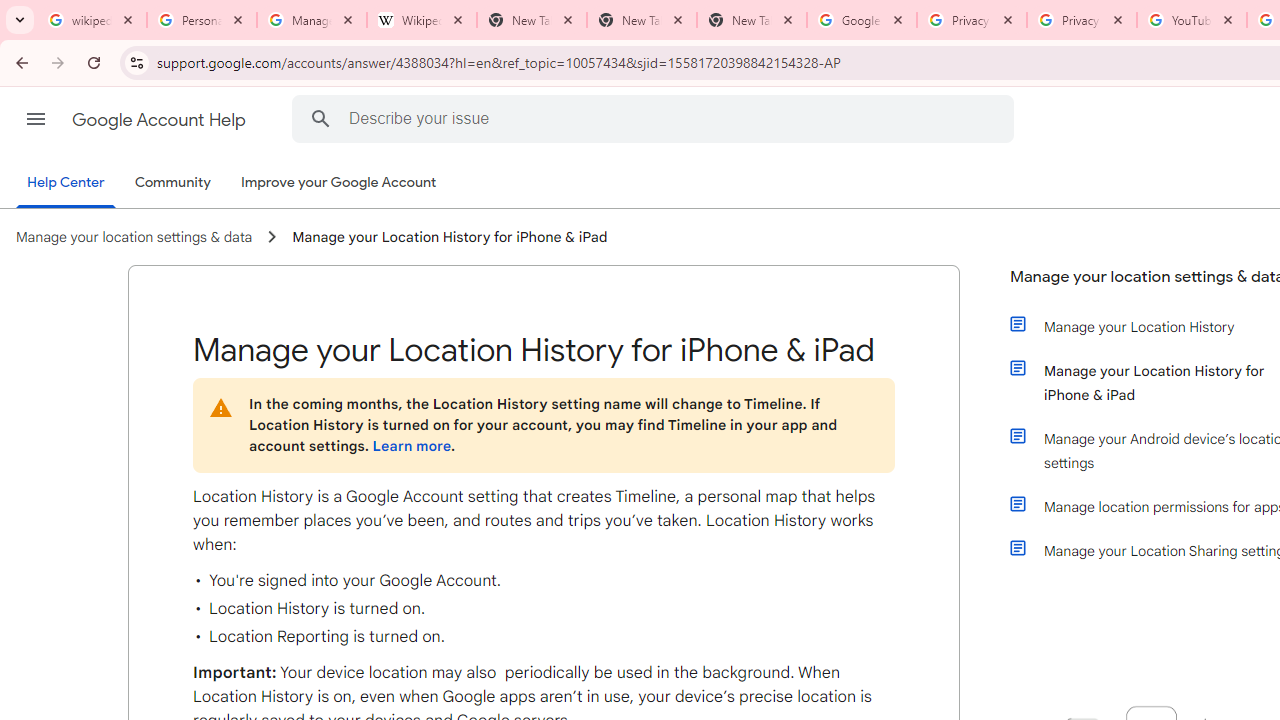 This screenshot has width=1280, height=720. I want to click on 'Google Account Help', so click(160, 119).